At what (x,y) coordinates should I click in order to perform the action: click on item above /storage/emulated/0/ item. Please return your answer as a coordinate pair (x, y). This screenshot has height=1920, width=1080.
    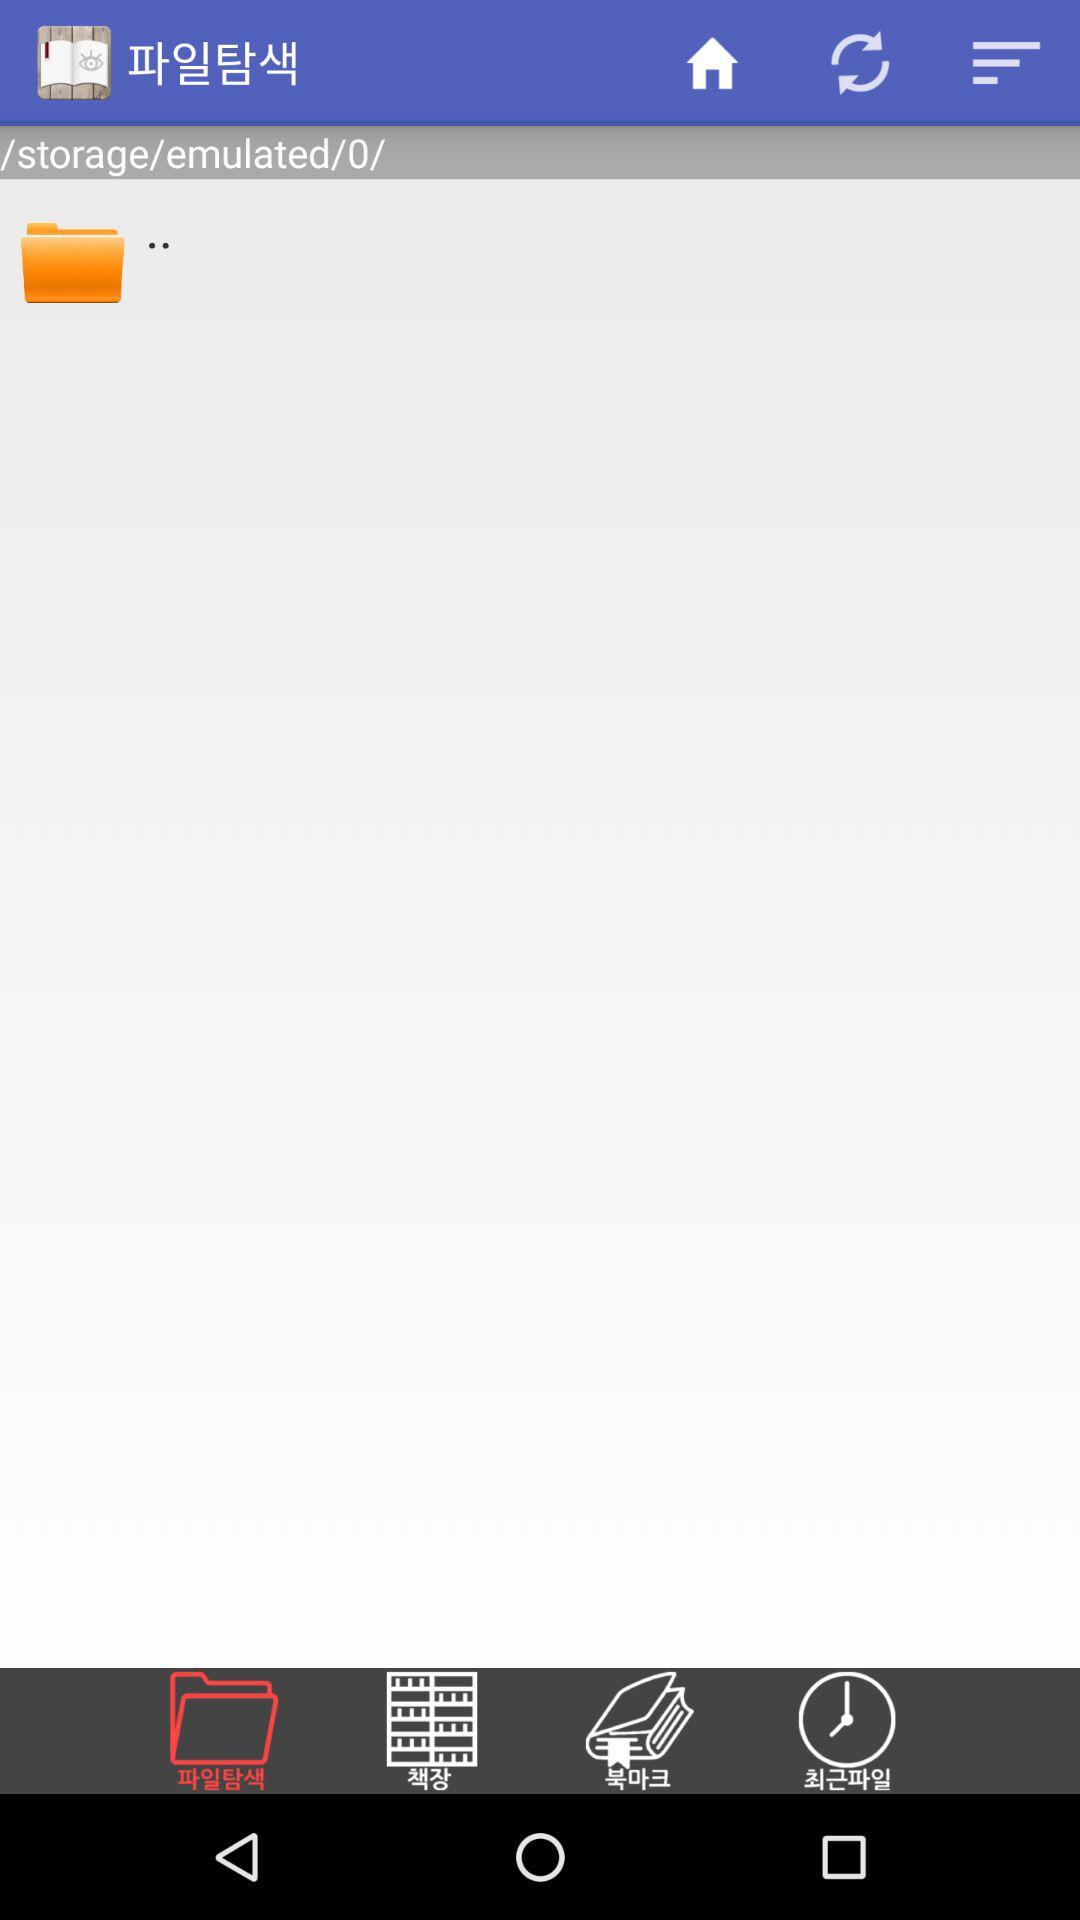
    Looking at the image, I should click on (858, 62).